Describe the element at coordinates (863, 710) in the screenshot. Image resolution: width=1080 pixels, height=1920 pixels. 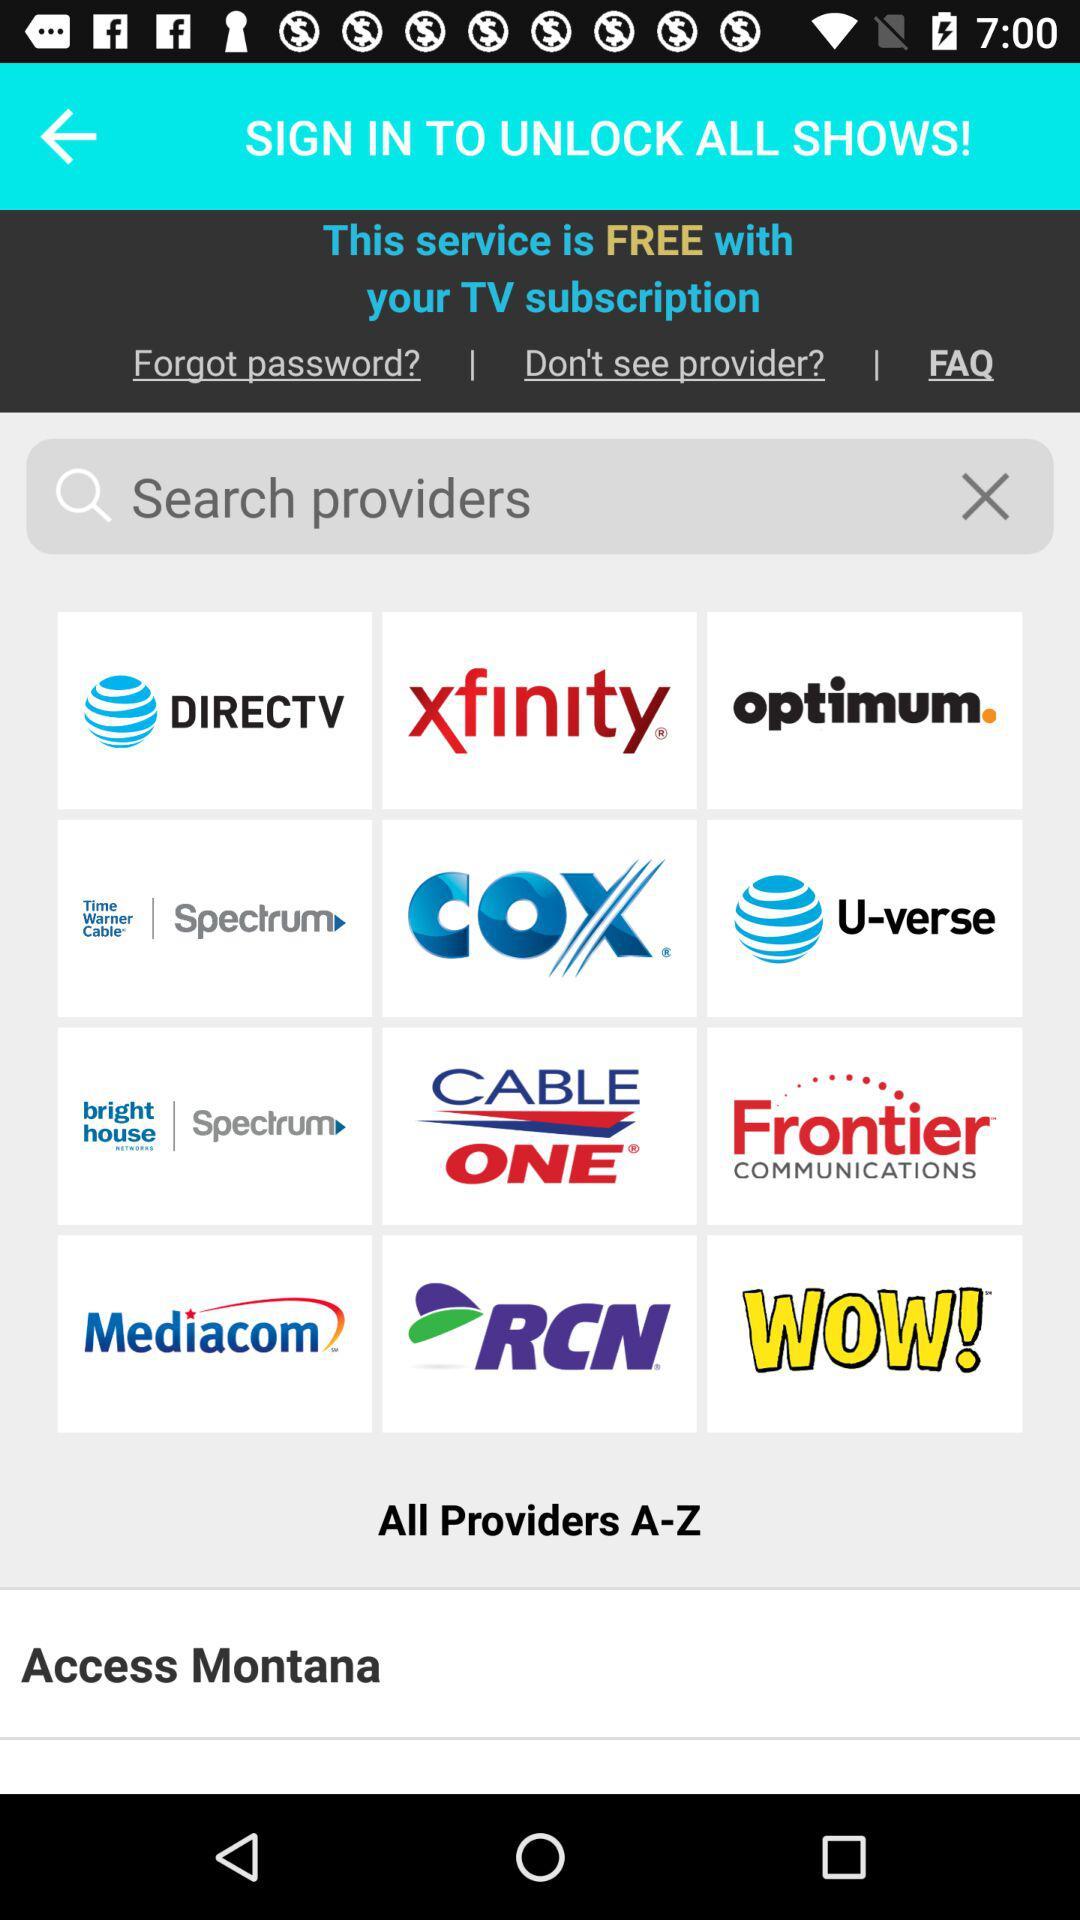
I see `sign in to the provider` at that location.